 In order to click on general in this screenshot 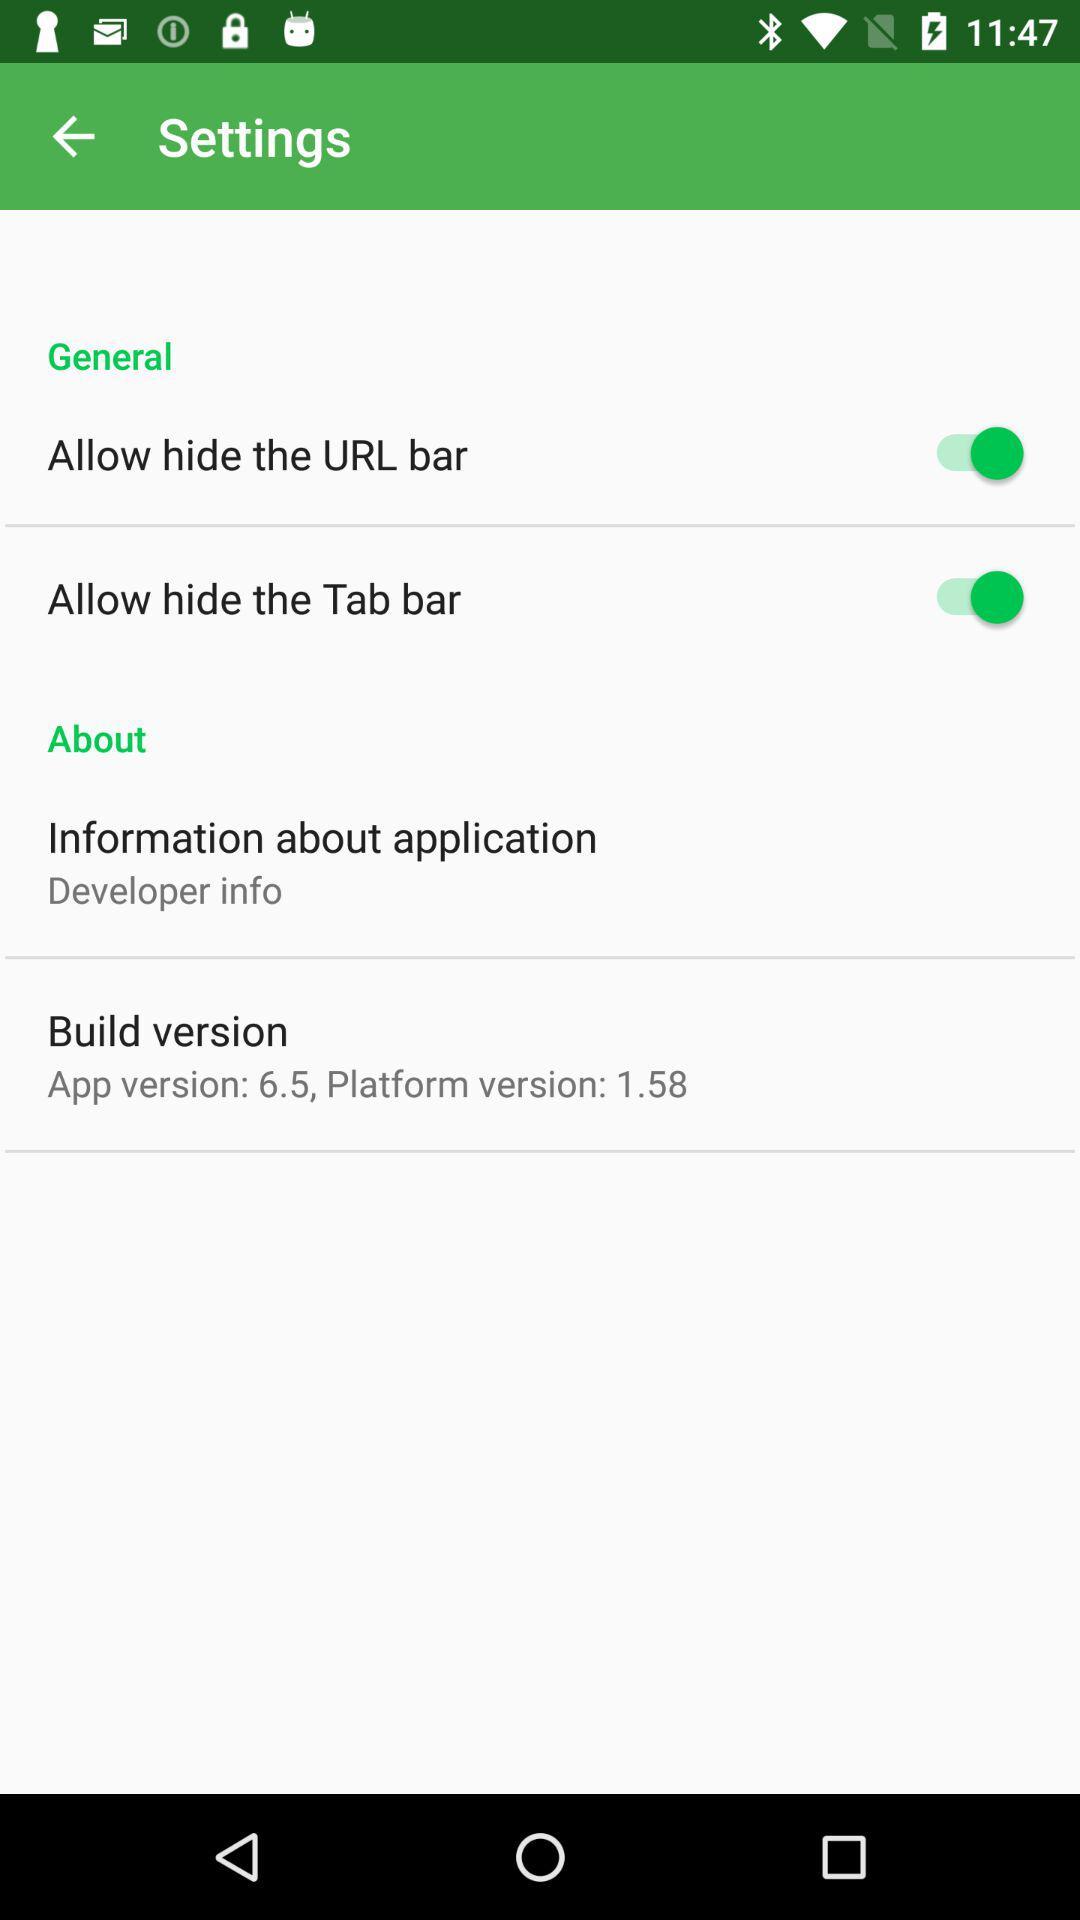, I will do `click(540, 334)`.